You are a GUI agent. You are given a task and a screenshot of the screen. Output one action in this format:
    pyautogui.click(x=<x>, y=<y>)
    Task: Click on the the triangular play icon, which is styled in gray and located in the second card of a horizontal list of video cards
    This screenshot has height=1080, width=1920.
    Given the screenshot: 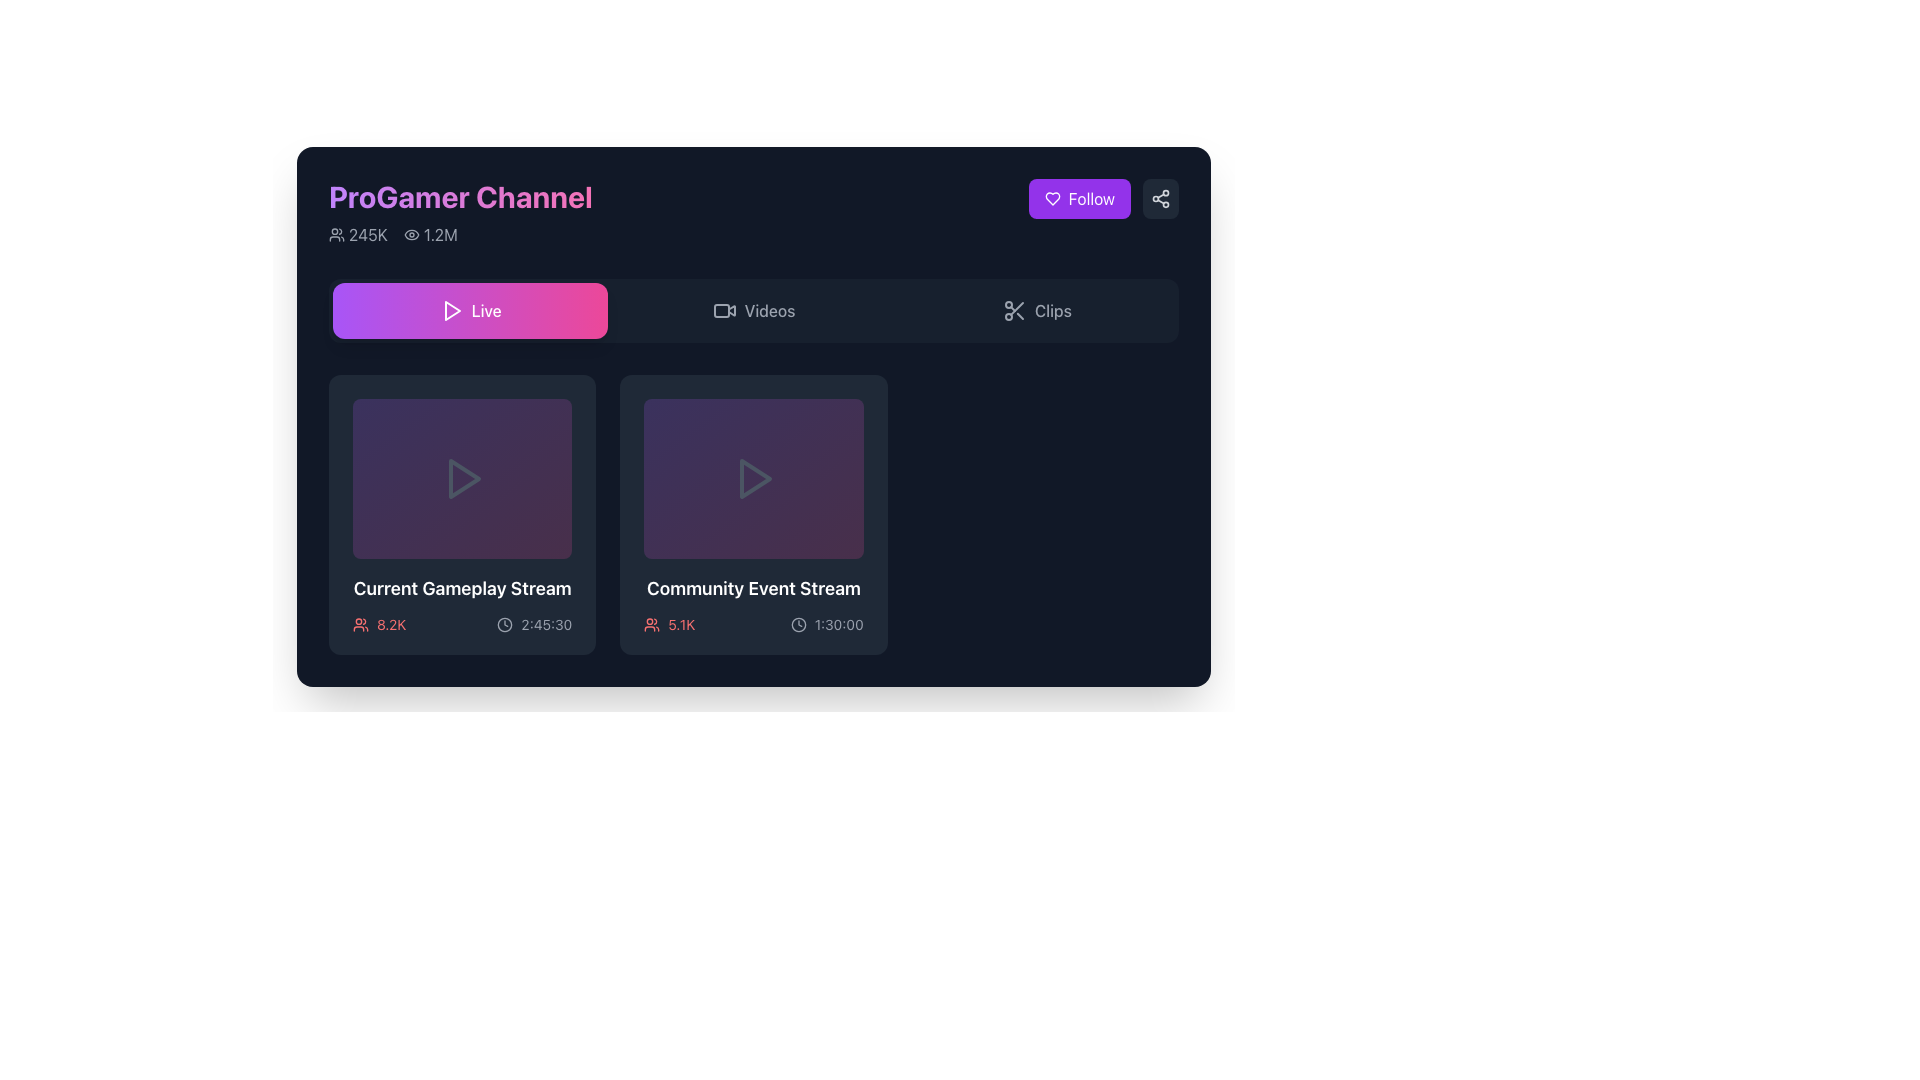 What is the action you would take?
    pyautogui.click(x=752, y=478)
    